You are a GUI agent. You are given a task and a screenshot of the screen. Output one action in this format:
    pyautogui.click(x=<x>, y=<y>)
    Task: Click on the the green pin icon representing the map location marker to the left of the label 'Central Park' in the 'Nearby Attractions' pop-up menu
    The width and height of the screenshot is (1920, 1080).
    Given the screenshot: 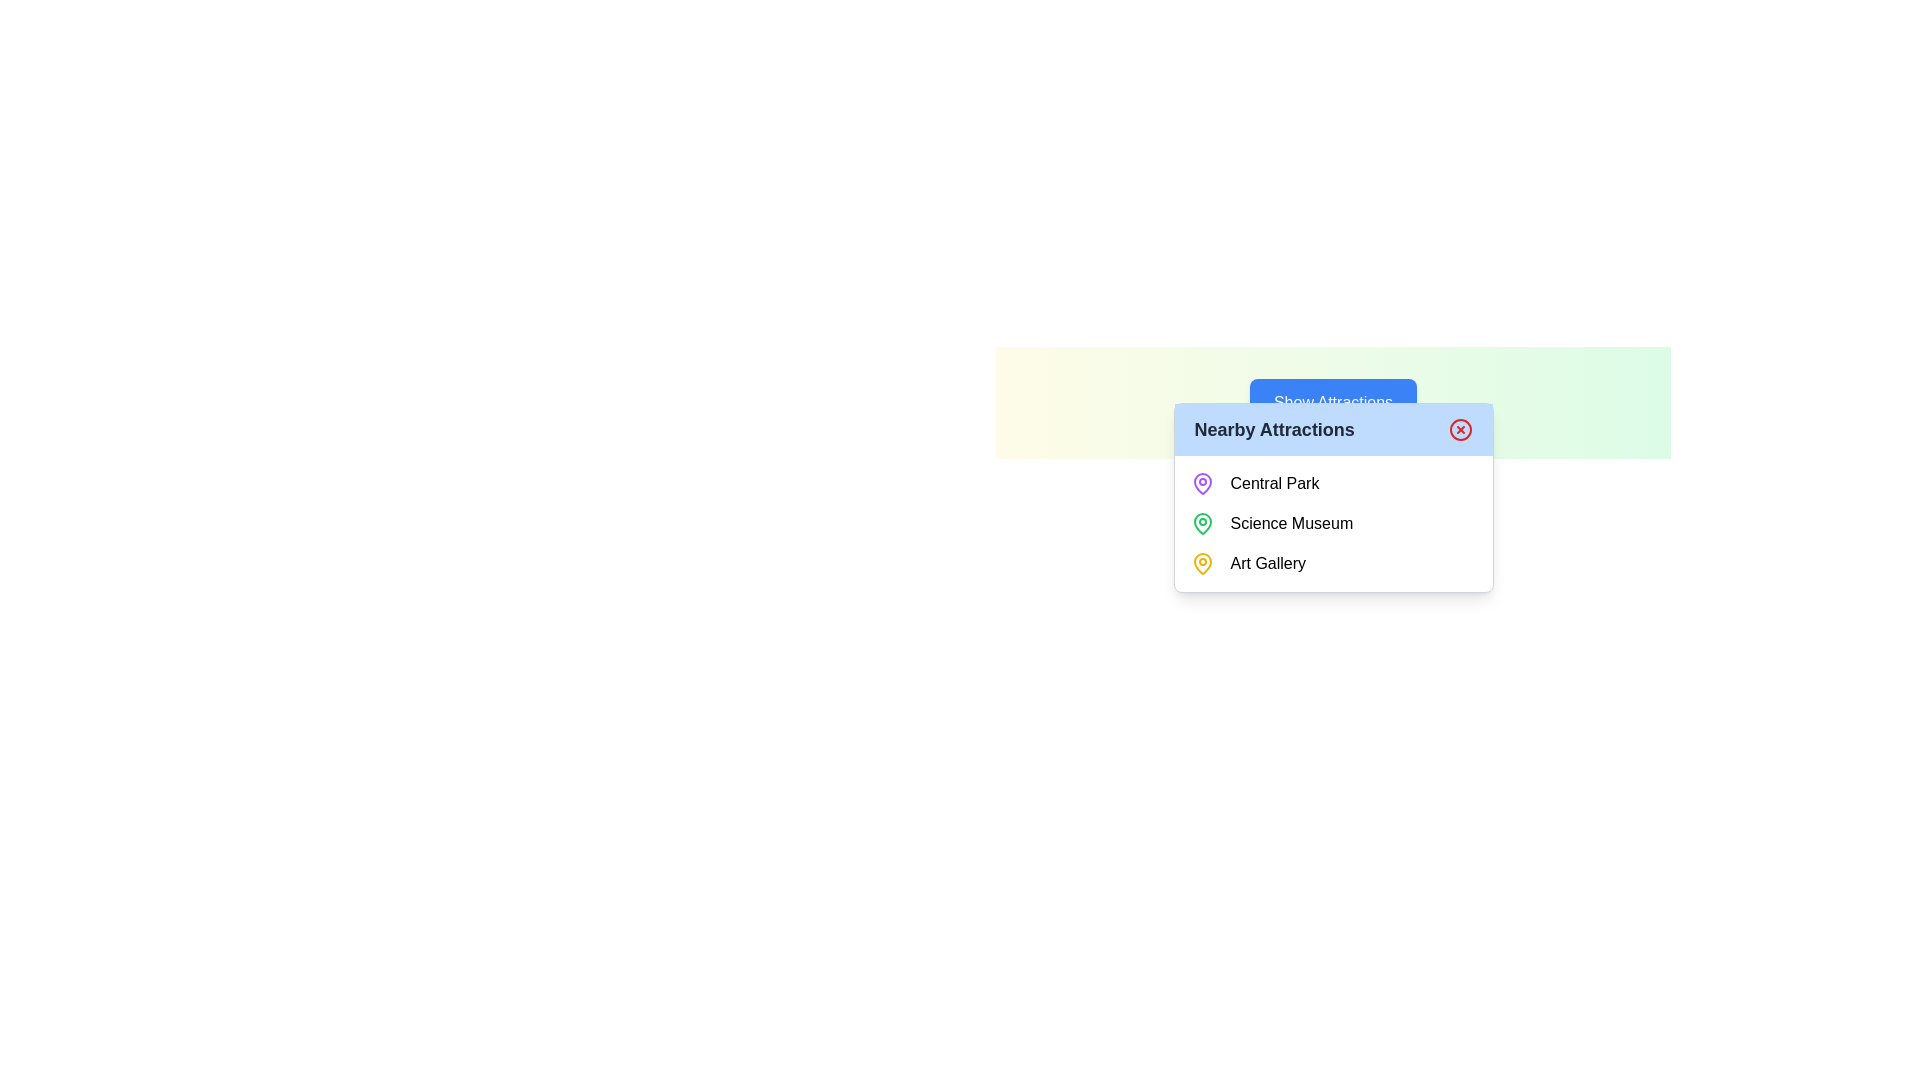 What is the action you would take?
    pyautogui.click(x=1201, y=523)
    